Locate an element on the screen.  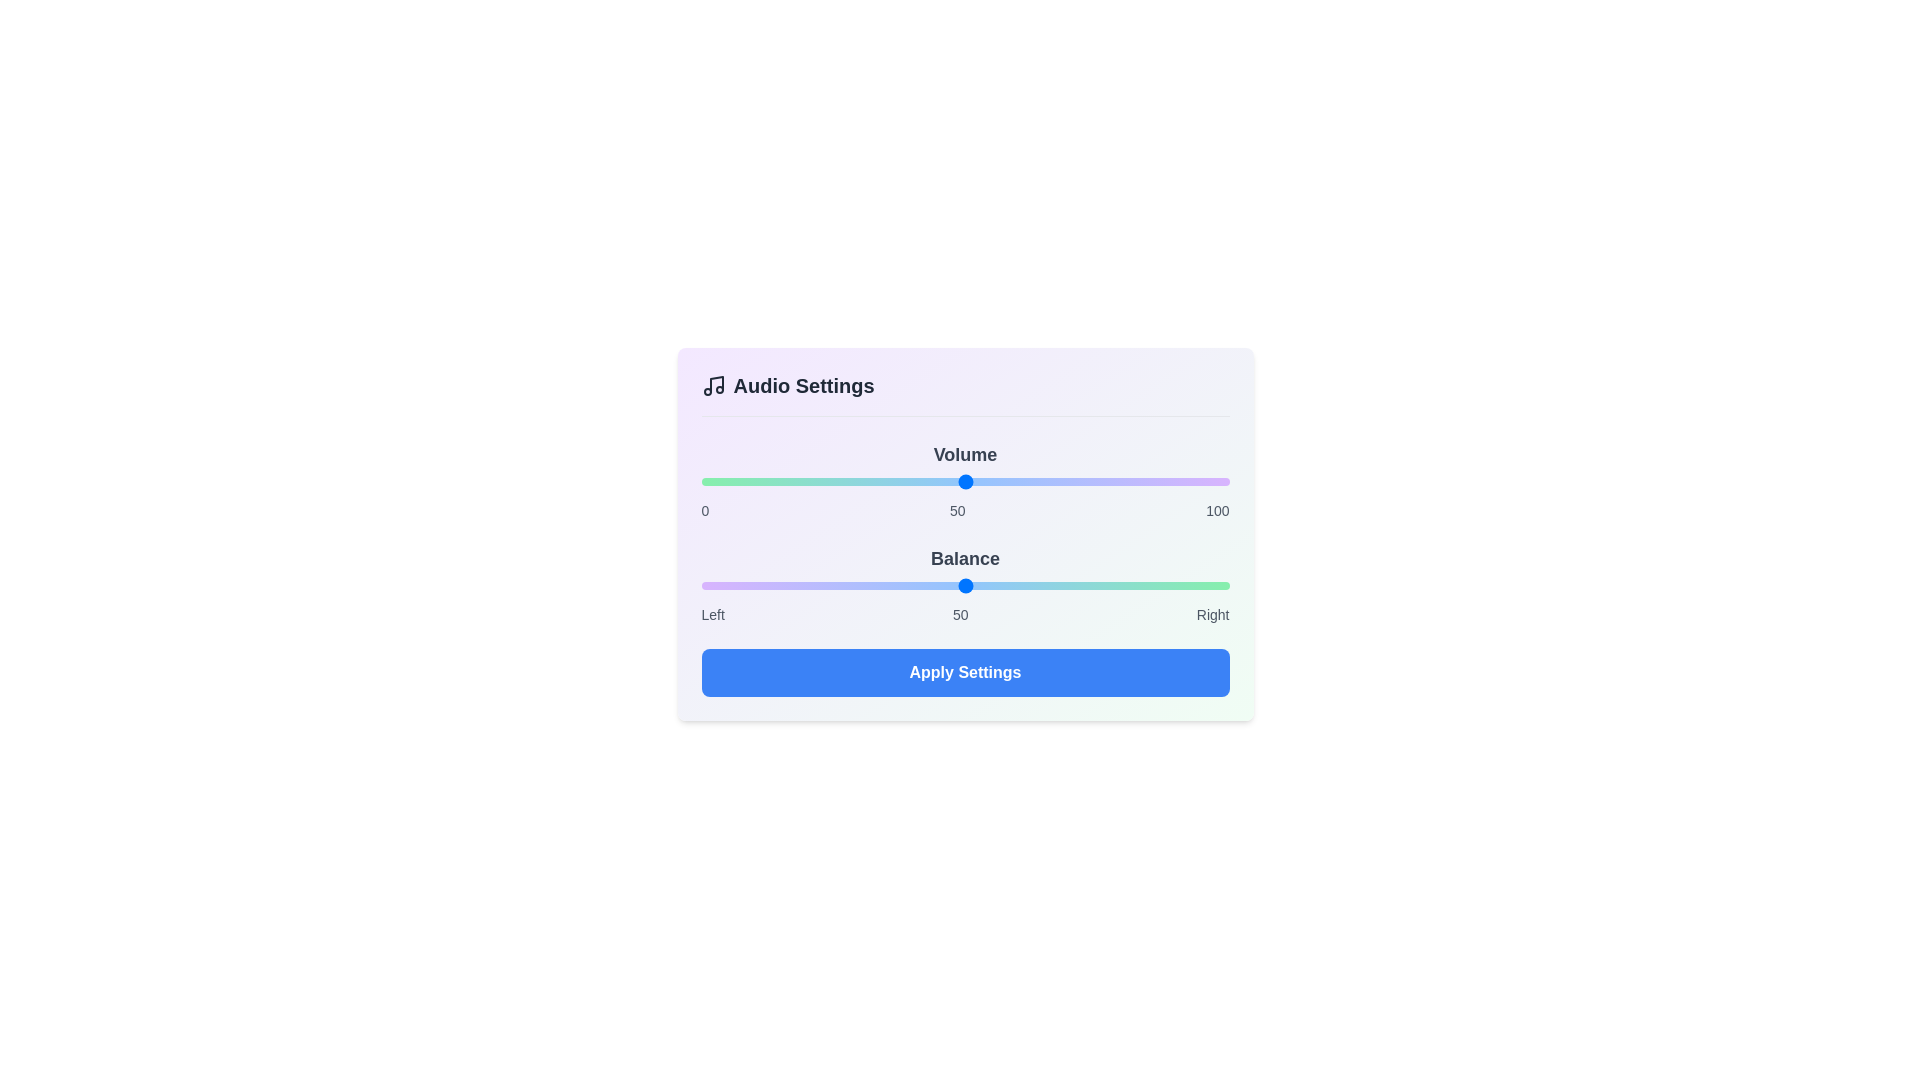
the musical note icon located to the left of the 'Audio Settings' text in the header of the content box is located at coordinates (713, 385).